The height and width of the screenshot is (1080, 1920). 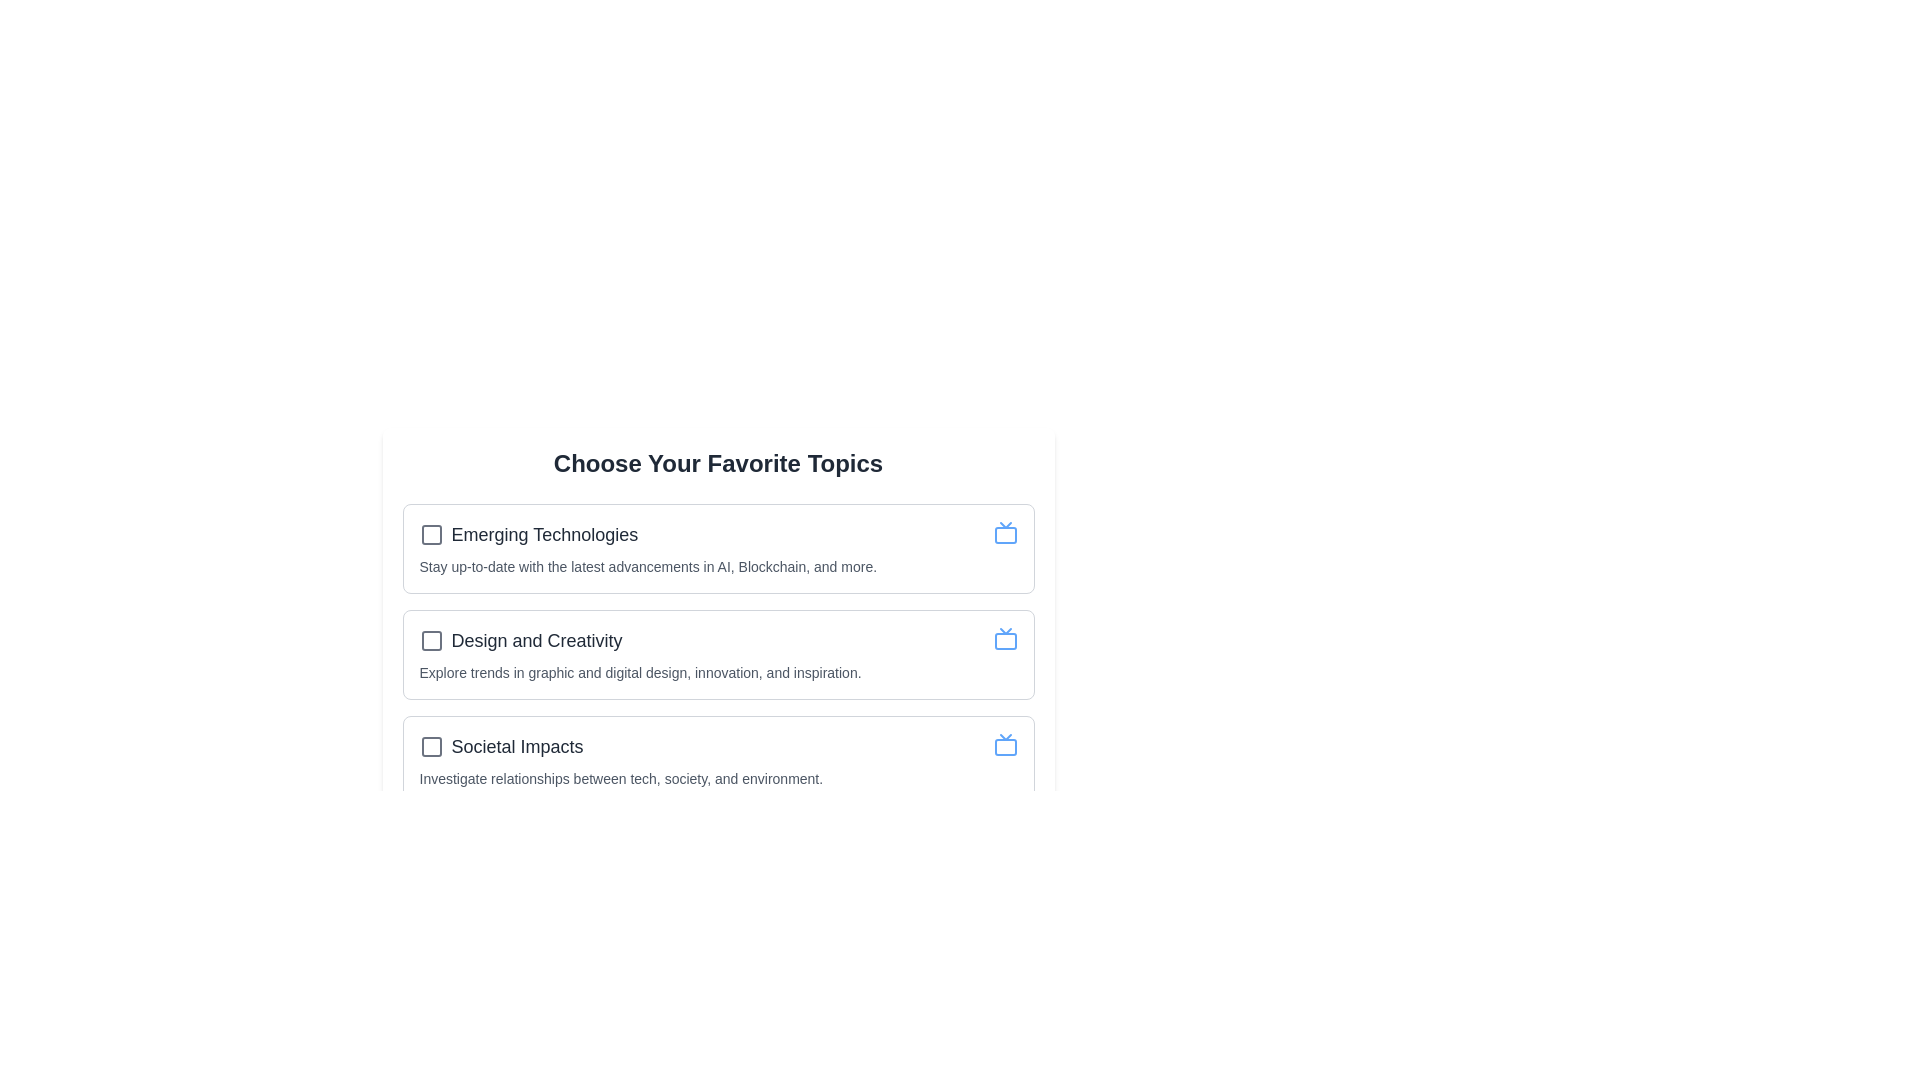 I want to click on the 'Societal Impacts' checkbox, so click(x=501, y=747).